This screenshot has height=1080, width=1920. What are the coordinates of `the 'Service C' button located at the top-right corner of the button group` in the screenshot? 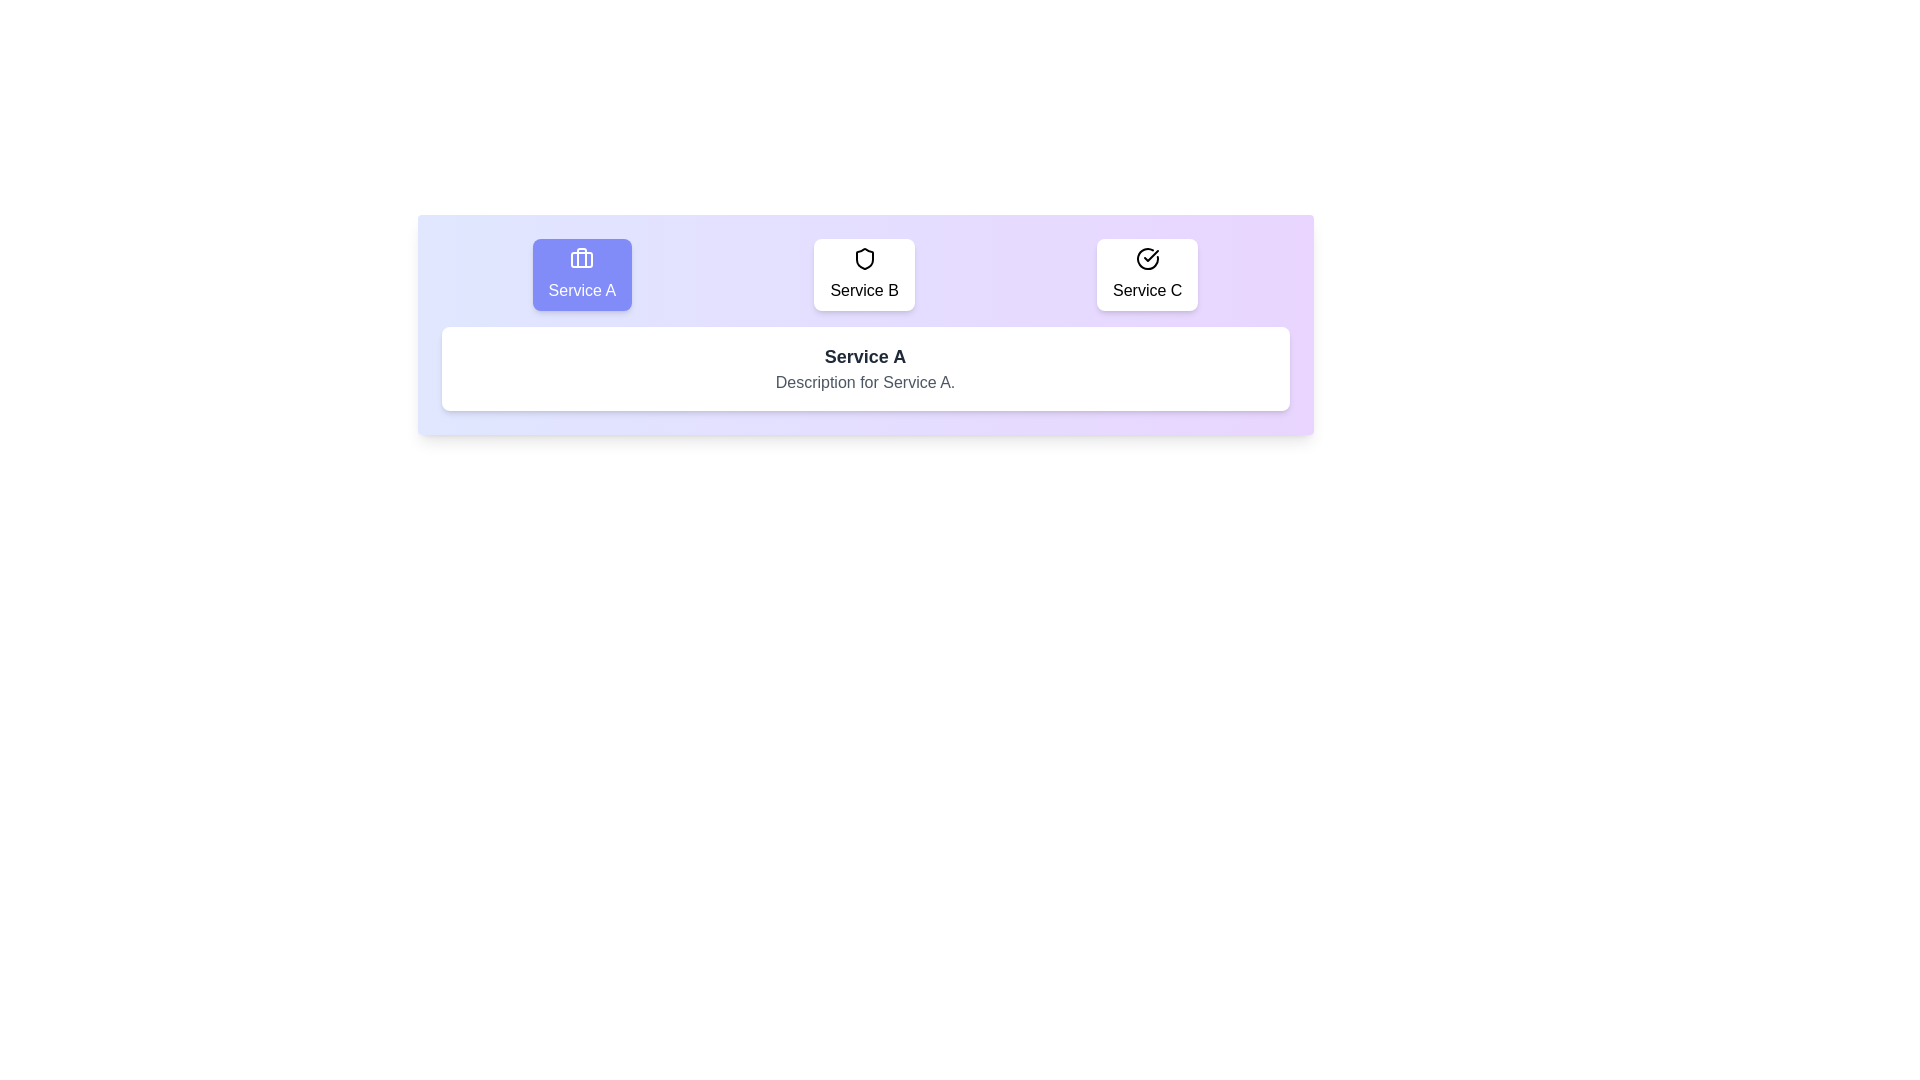 It's located at (1147, 274).